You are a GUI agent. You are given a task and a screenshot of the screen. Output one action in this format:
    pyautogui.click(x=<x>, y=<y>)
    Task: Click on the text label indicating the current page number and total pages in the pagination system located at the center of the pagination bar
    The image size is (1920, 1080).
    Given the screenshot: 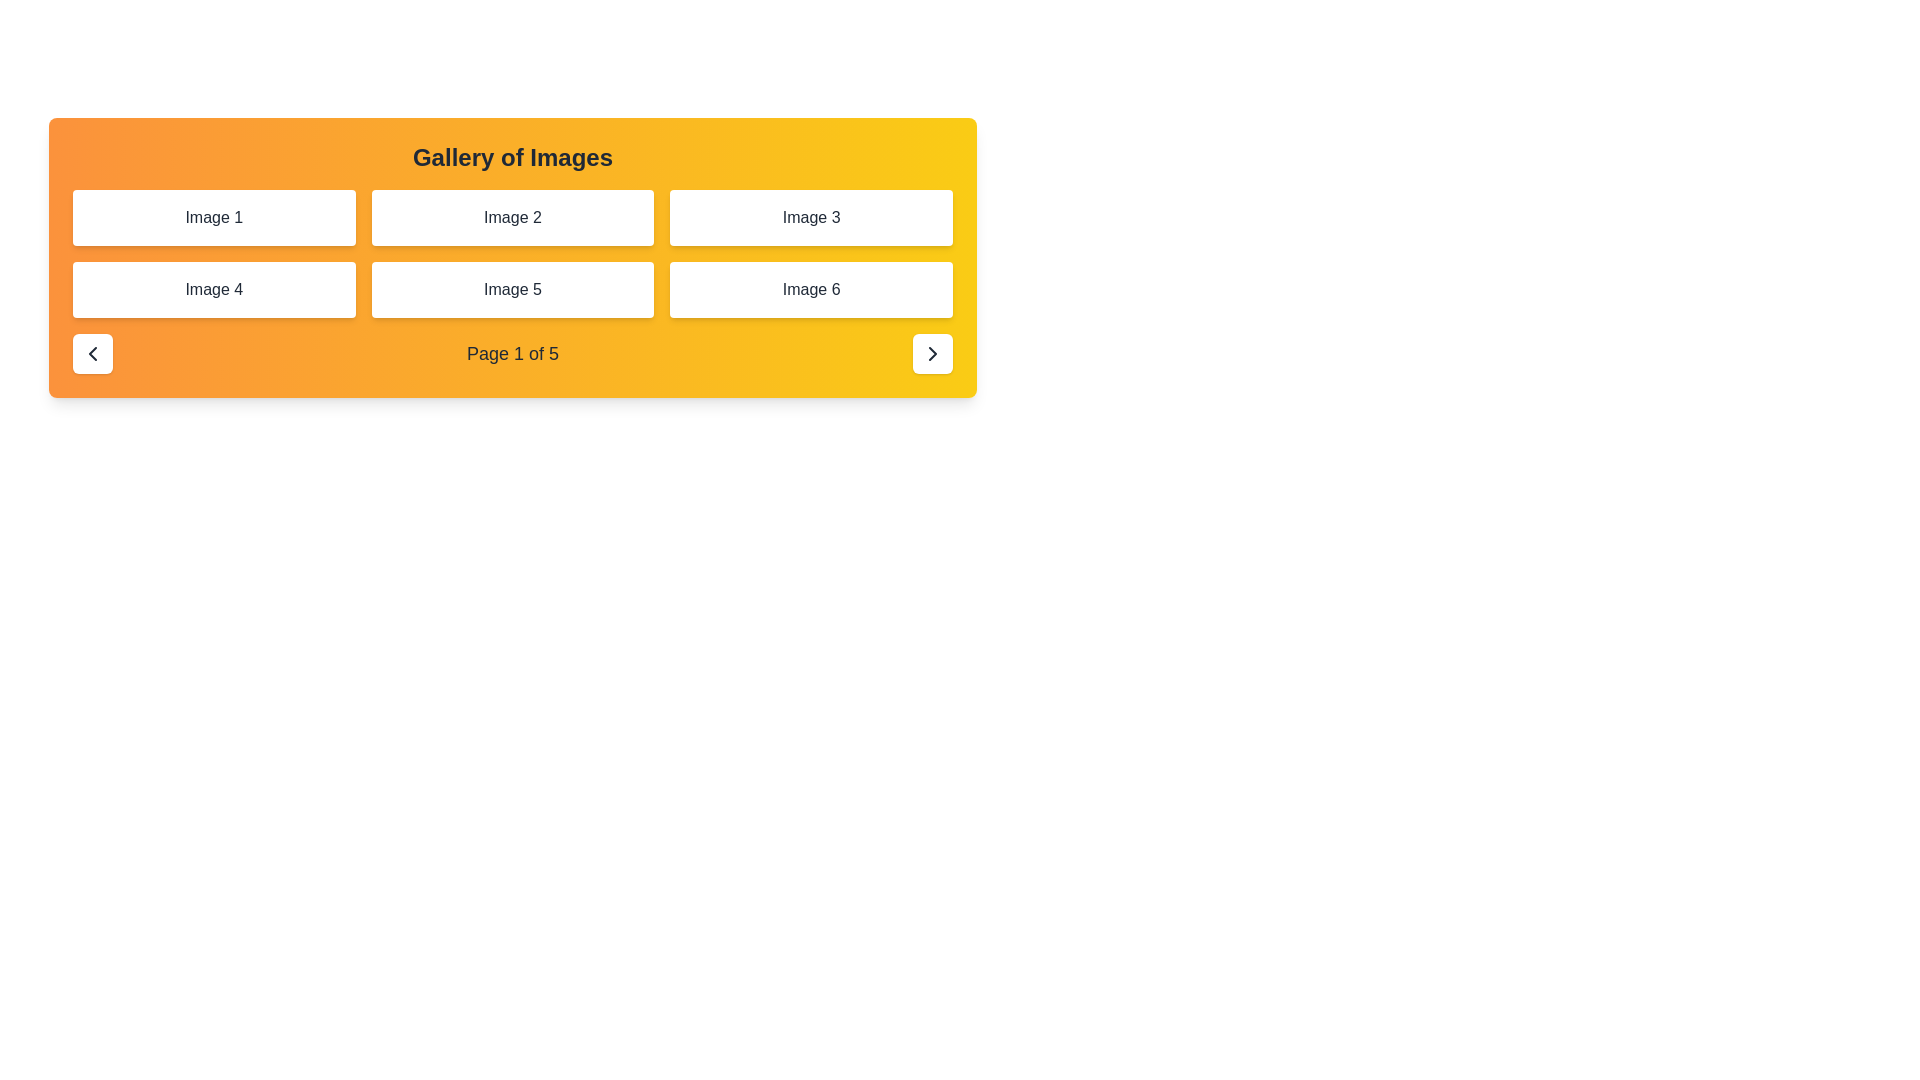 What is the action you would take?
    pyautogui.click(x=513, y=353)
    